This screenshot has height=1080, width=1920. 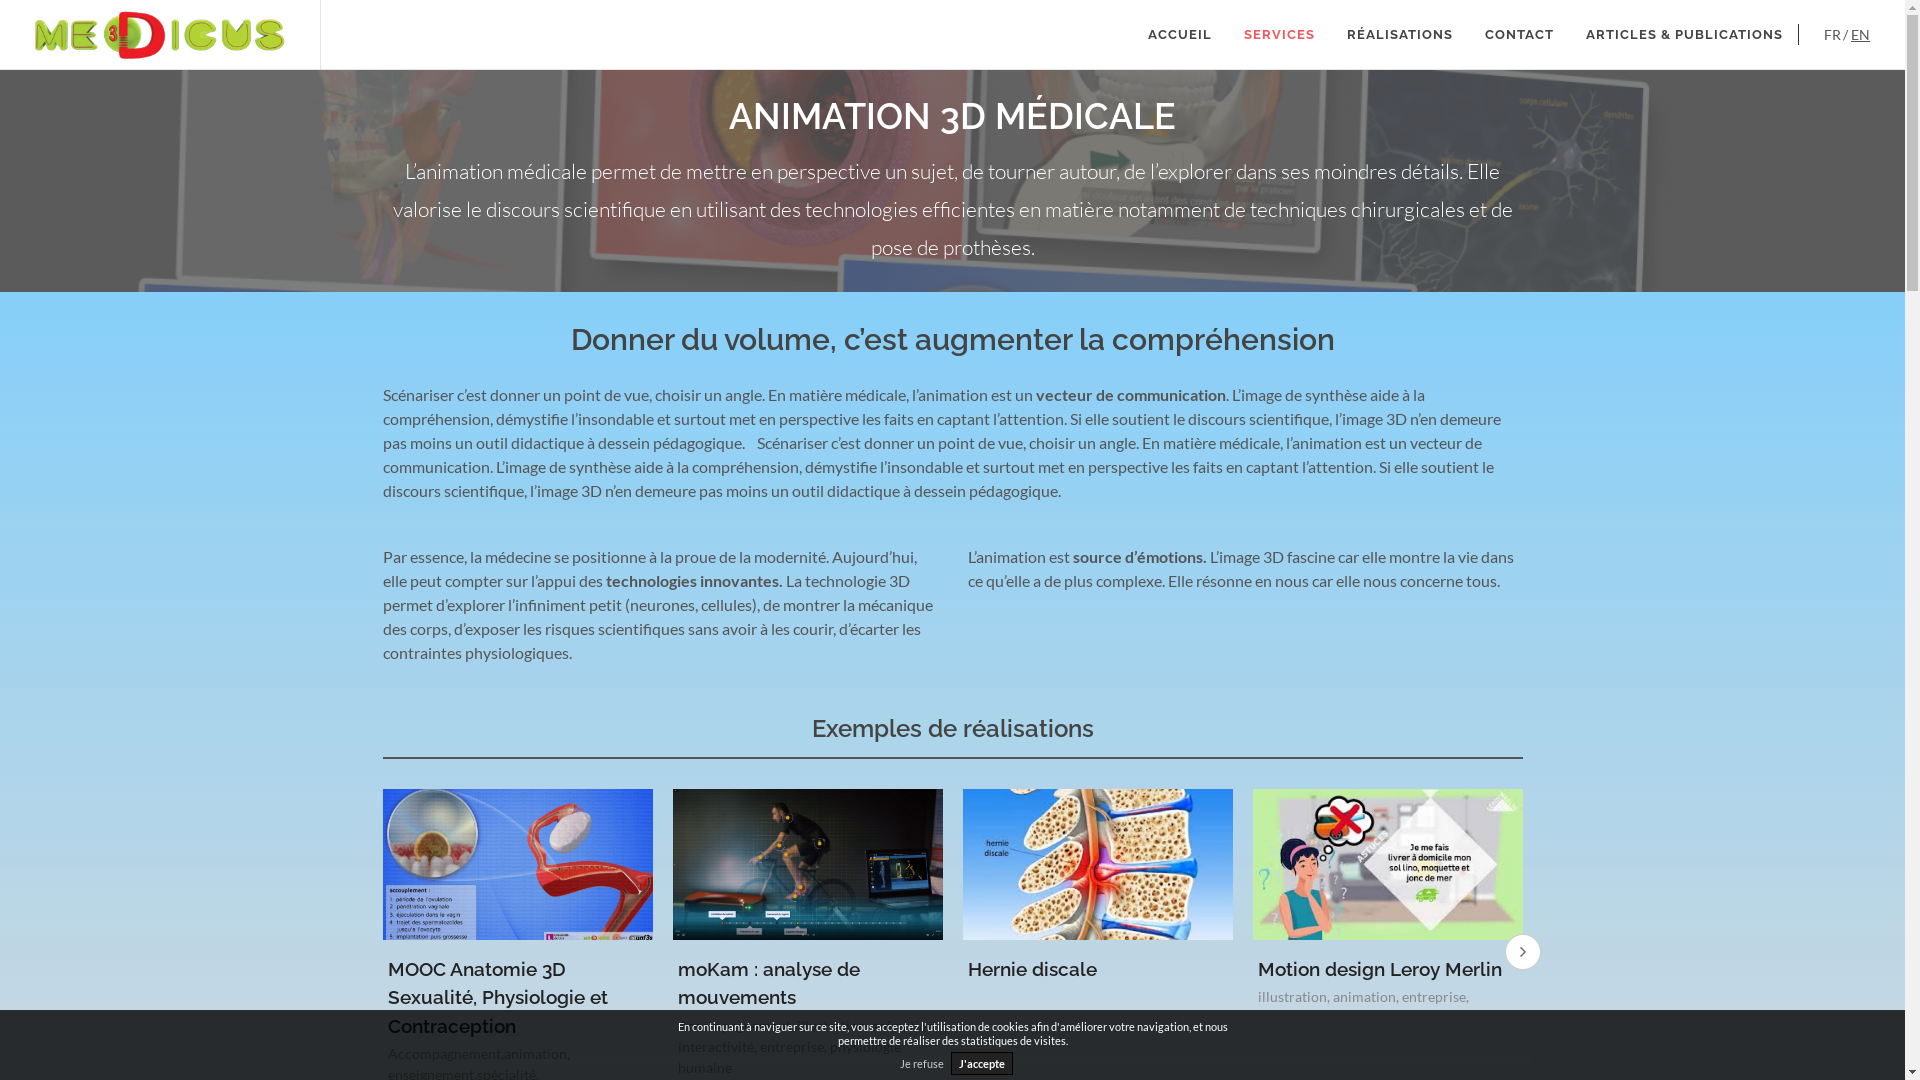 I want to click on 'Motion design Leroy Merlin', so click(x=1379, y=967).